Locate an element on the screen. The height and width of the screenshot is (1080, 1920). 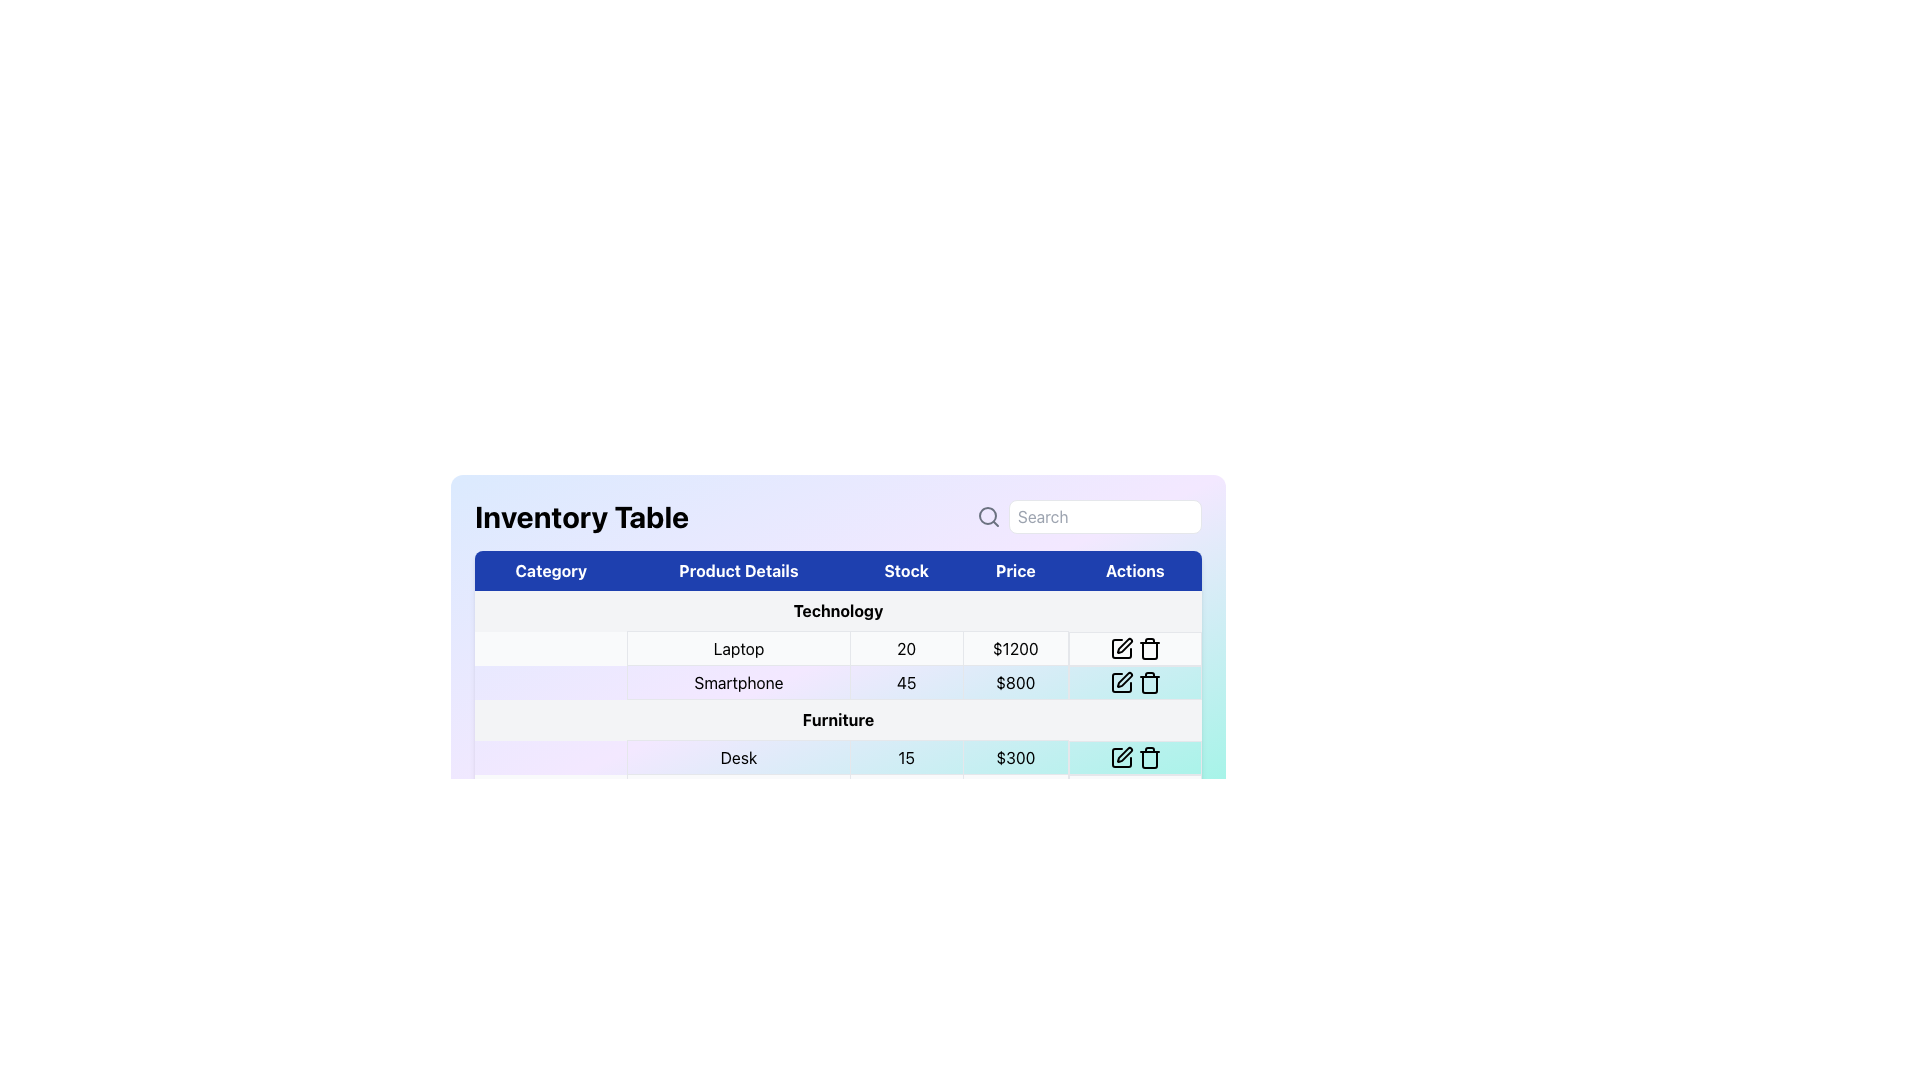
the solid square icon with a black stroke in the 'Actions' column of the 'Inventory Table' is located at coordinates (1121, 757).